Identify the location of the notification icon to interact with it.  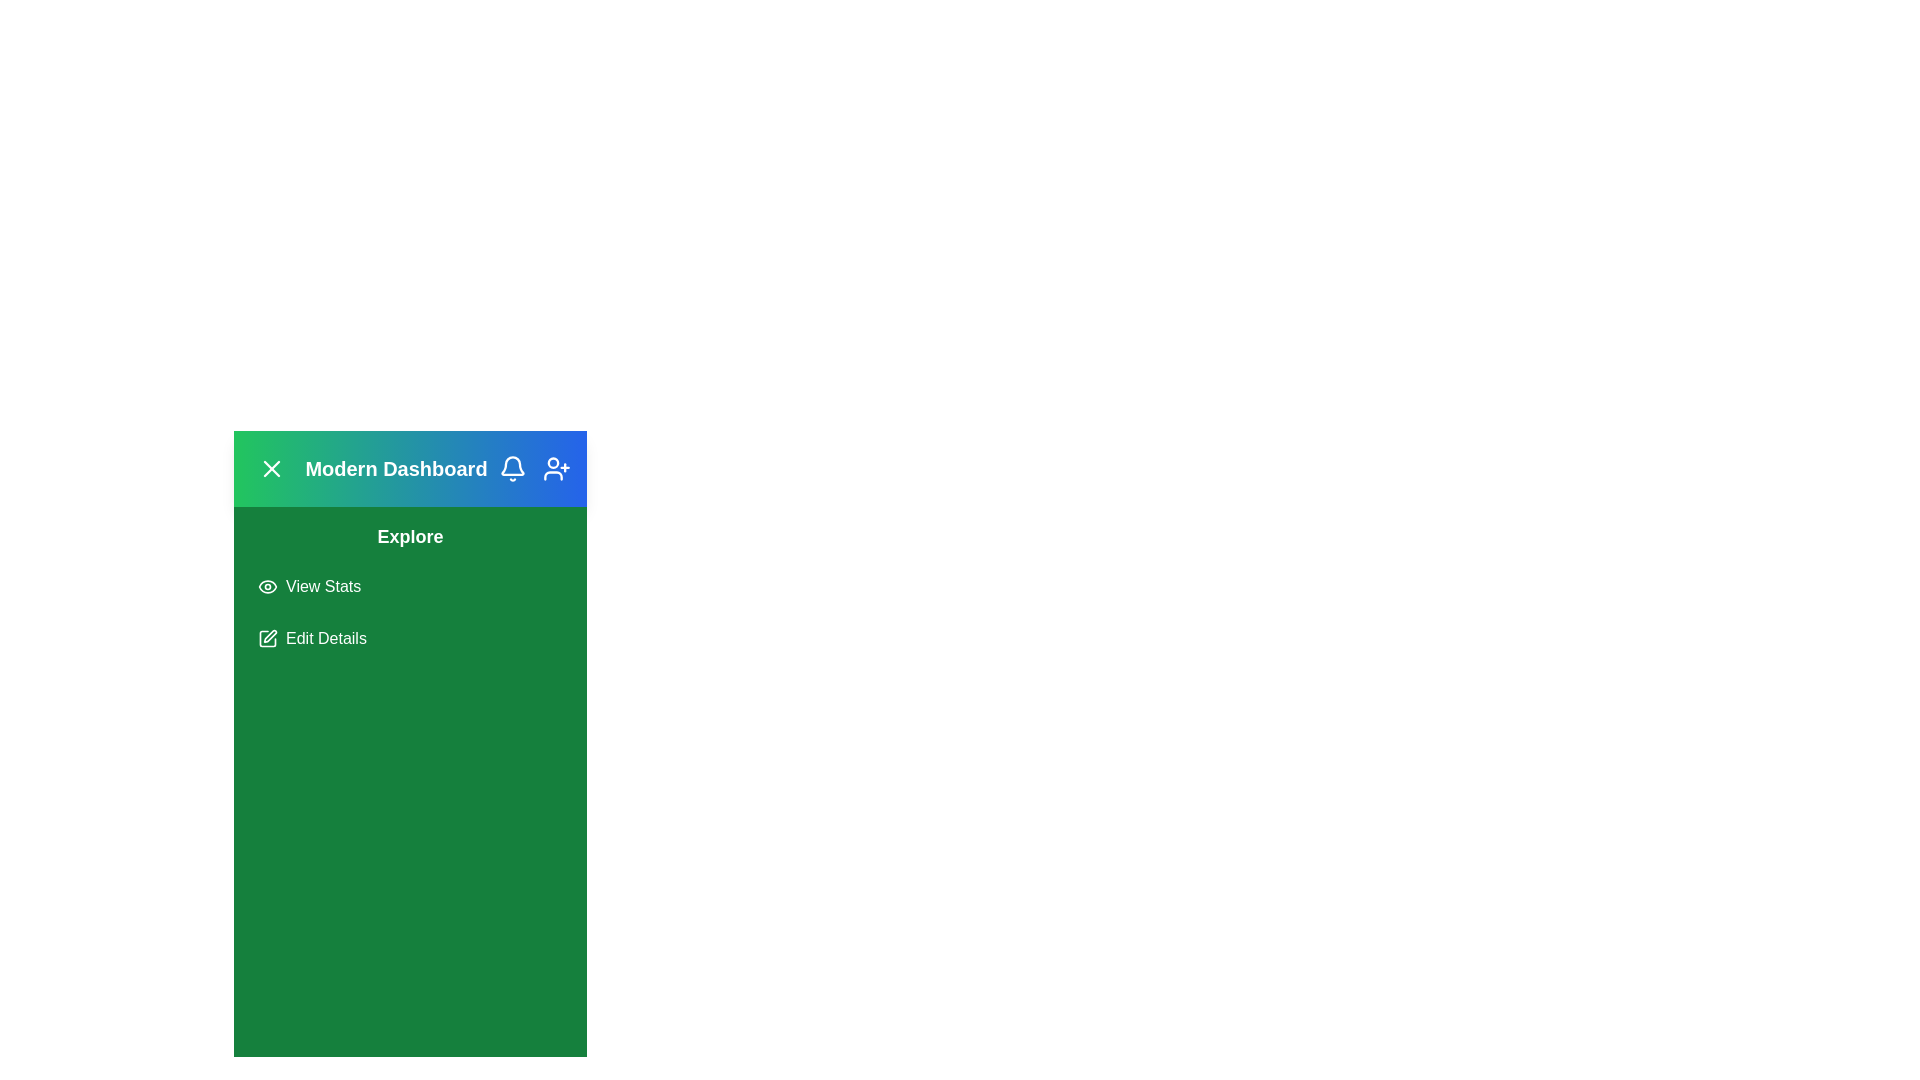
(513, 469).